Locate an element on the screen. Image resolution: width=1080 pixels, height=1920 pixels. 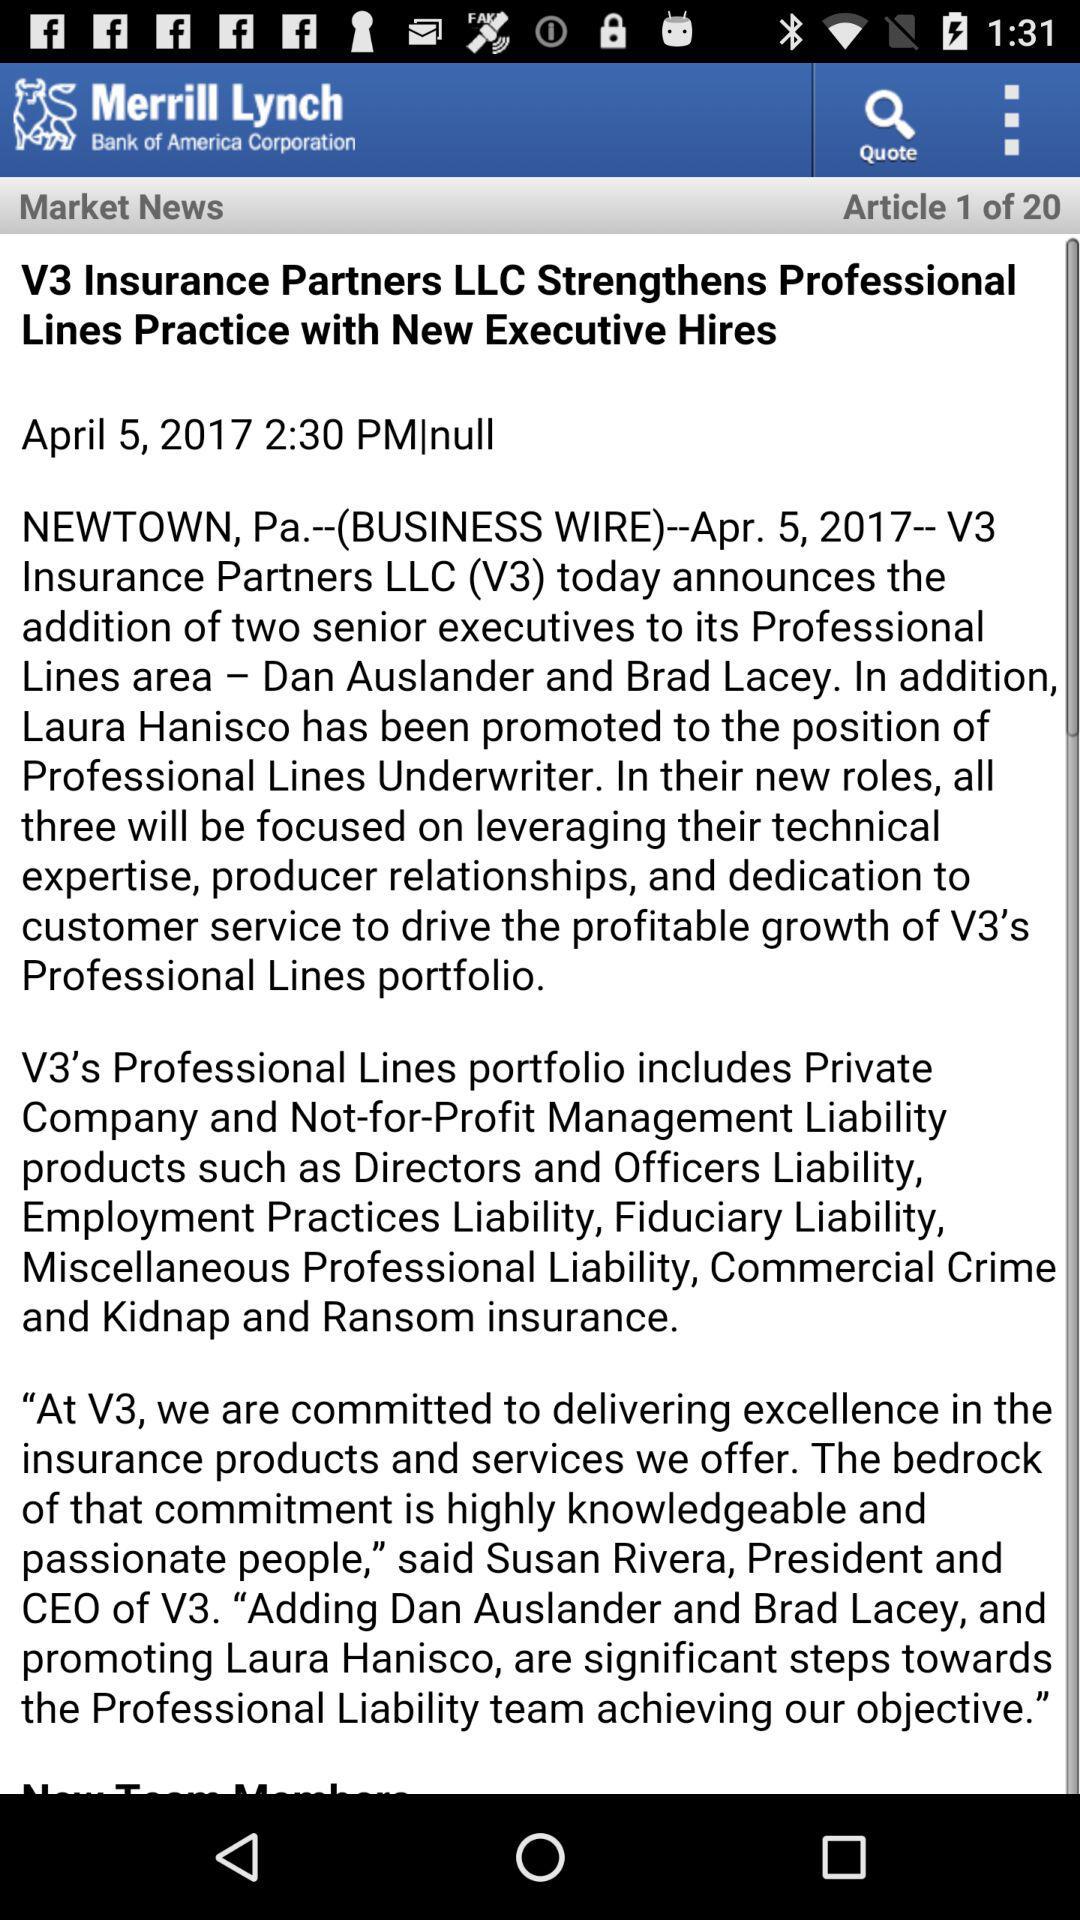
search is located at coordinates (884, 119).